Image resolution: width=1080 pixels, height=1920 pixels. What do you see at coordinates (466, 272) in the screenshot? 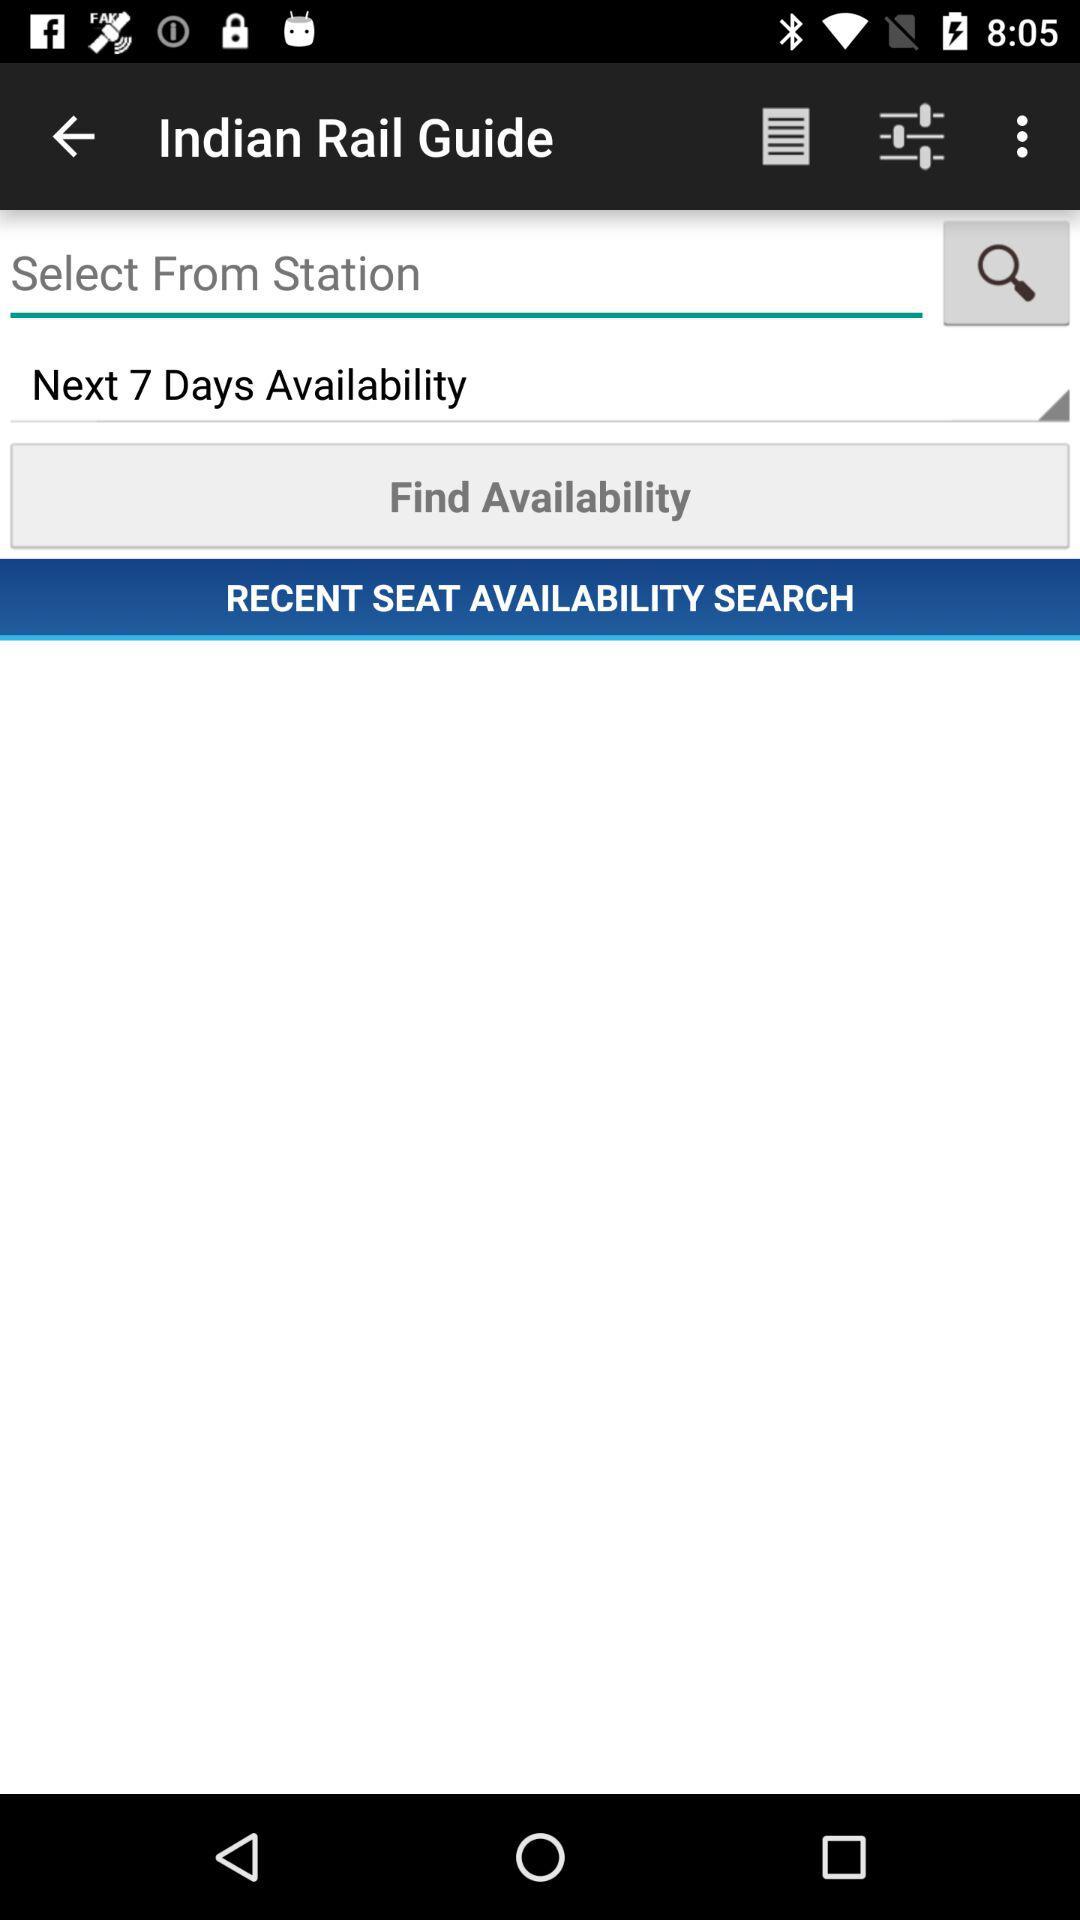
I see `the item above the next 7 days icon` at bounding box center [466, 272].